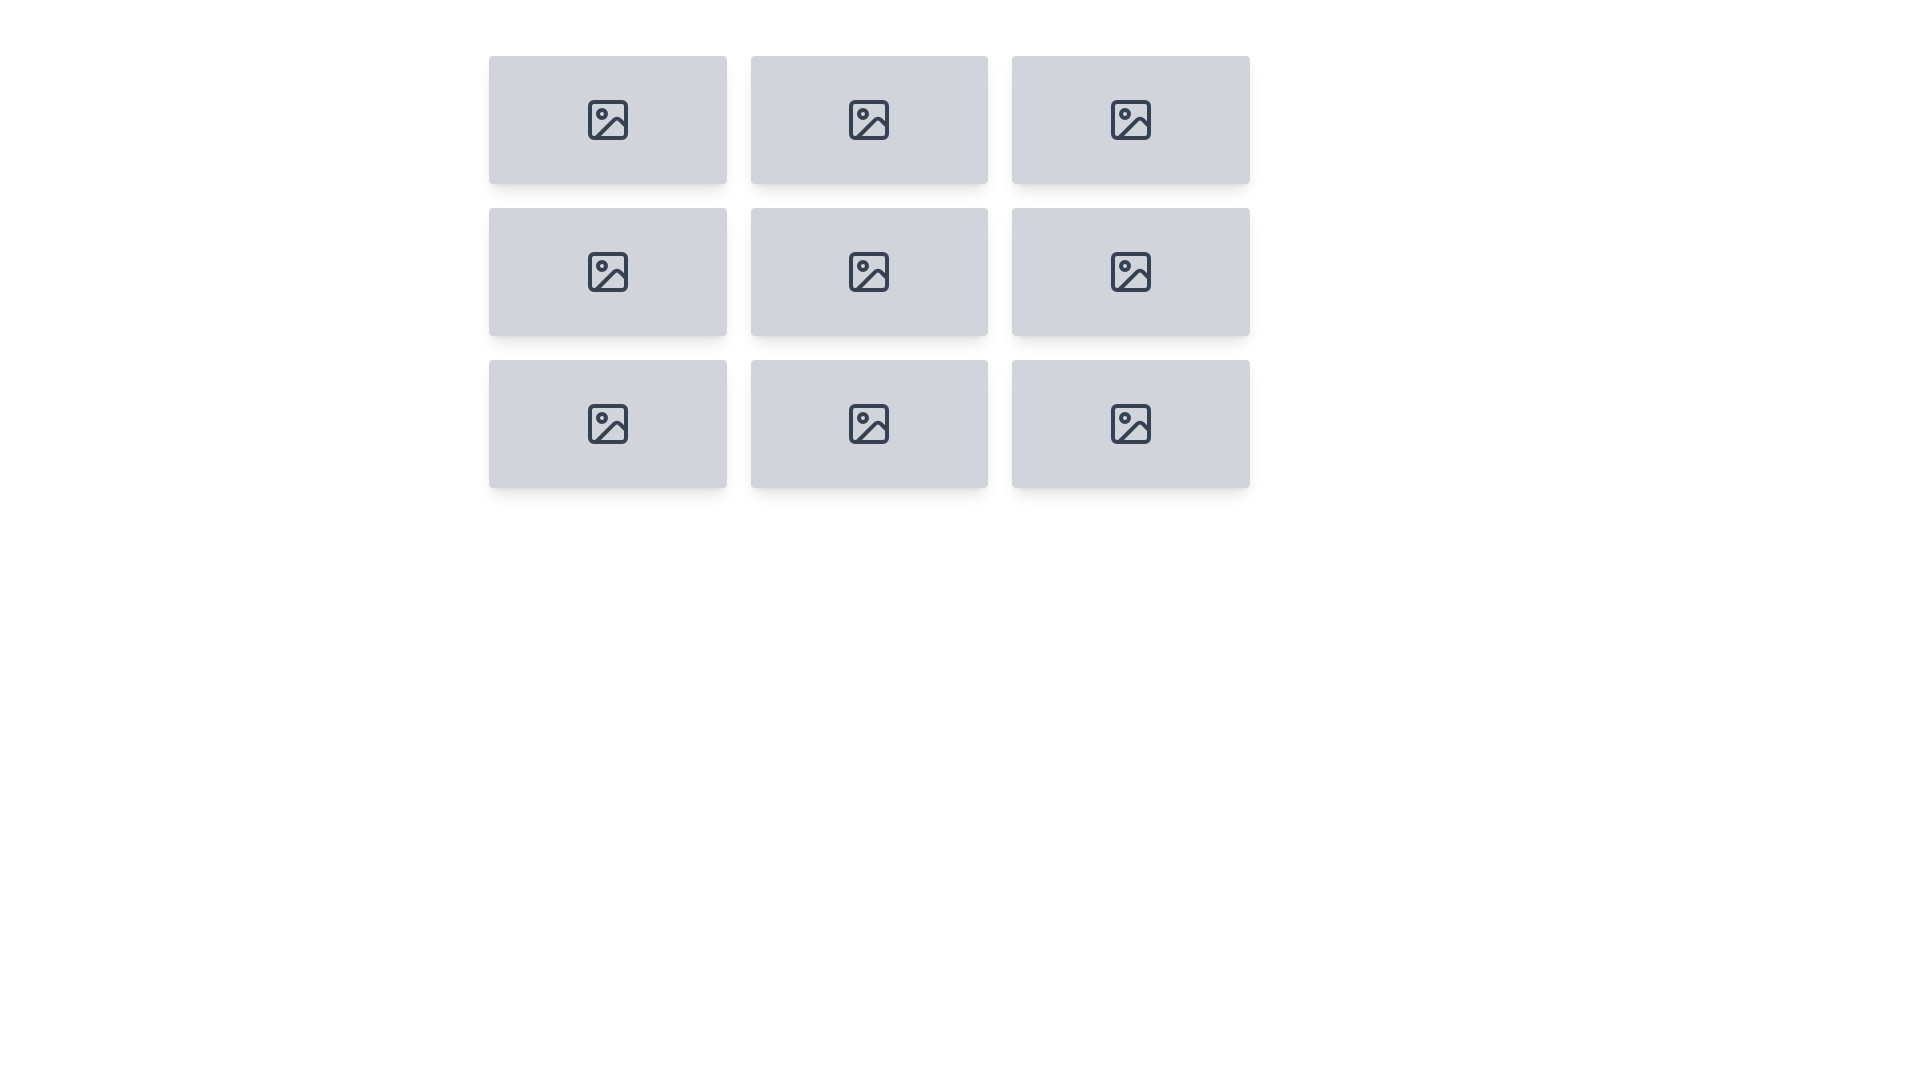  Describe the element at coordinates (1131, 272) in the screenshot. I see `the decorative graphical primitive that is centrally aligned within the graphical 'image' icon located in the bottom-right cell of a 3x3 grid` at that location.